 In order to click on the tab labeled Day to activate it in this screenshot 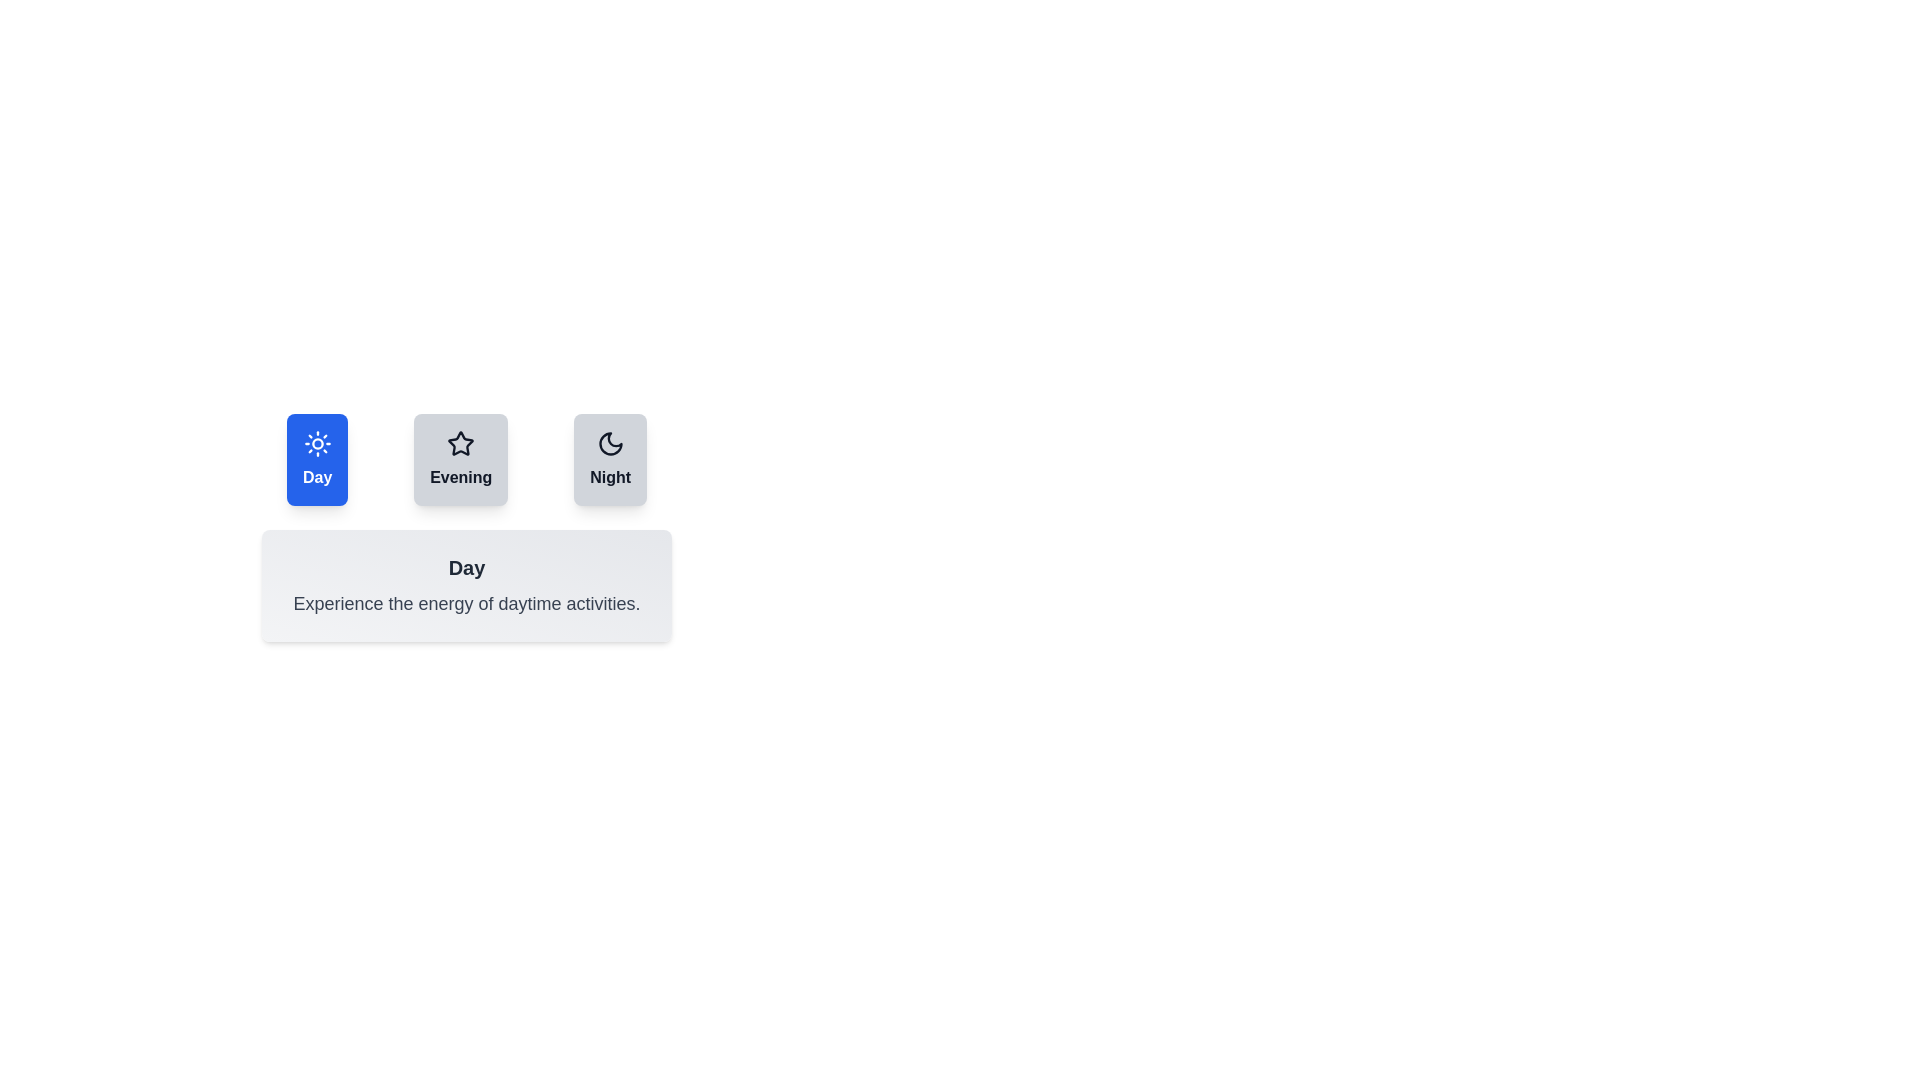, I will do `click(316, 459)`.